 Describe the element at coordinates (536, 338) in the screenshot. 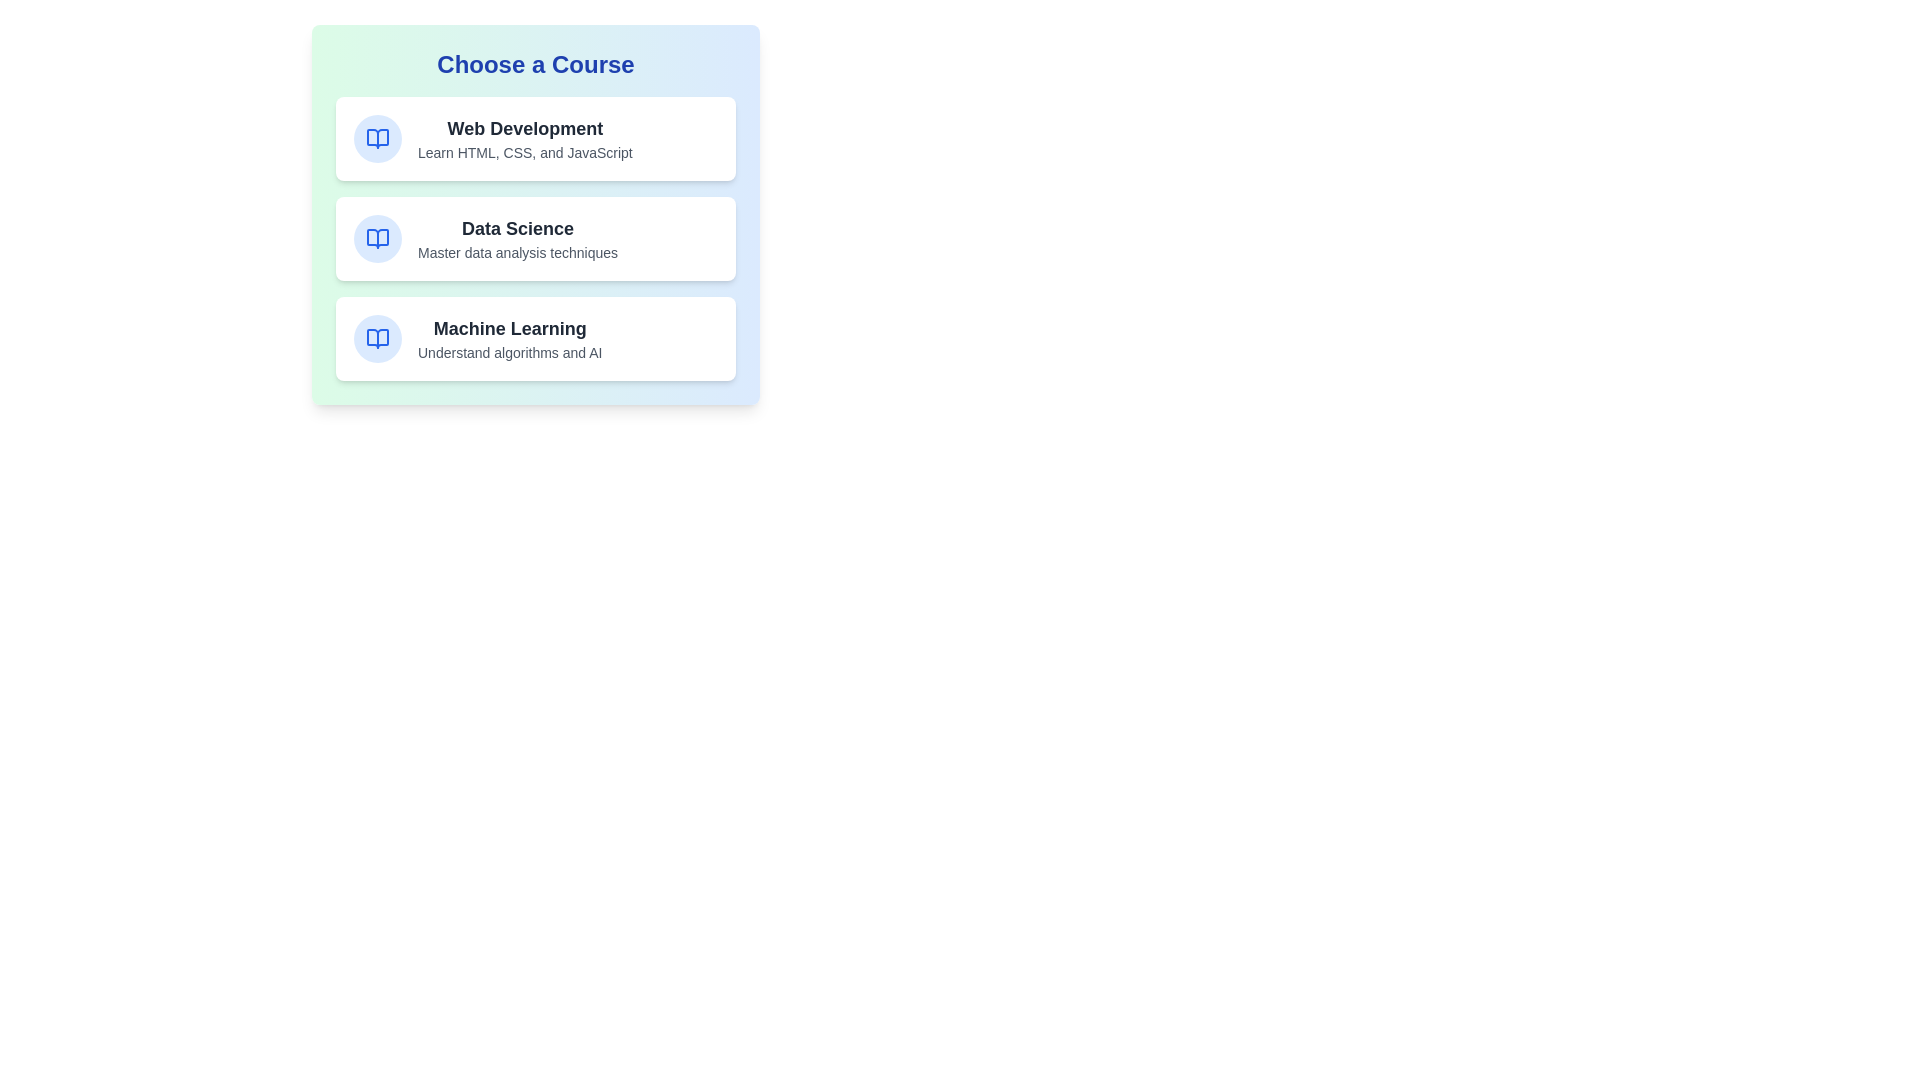

I see `the 'Machine Learning' course selection button-like card component in the 'Choose a Course' section` at that location.